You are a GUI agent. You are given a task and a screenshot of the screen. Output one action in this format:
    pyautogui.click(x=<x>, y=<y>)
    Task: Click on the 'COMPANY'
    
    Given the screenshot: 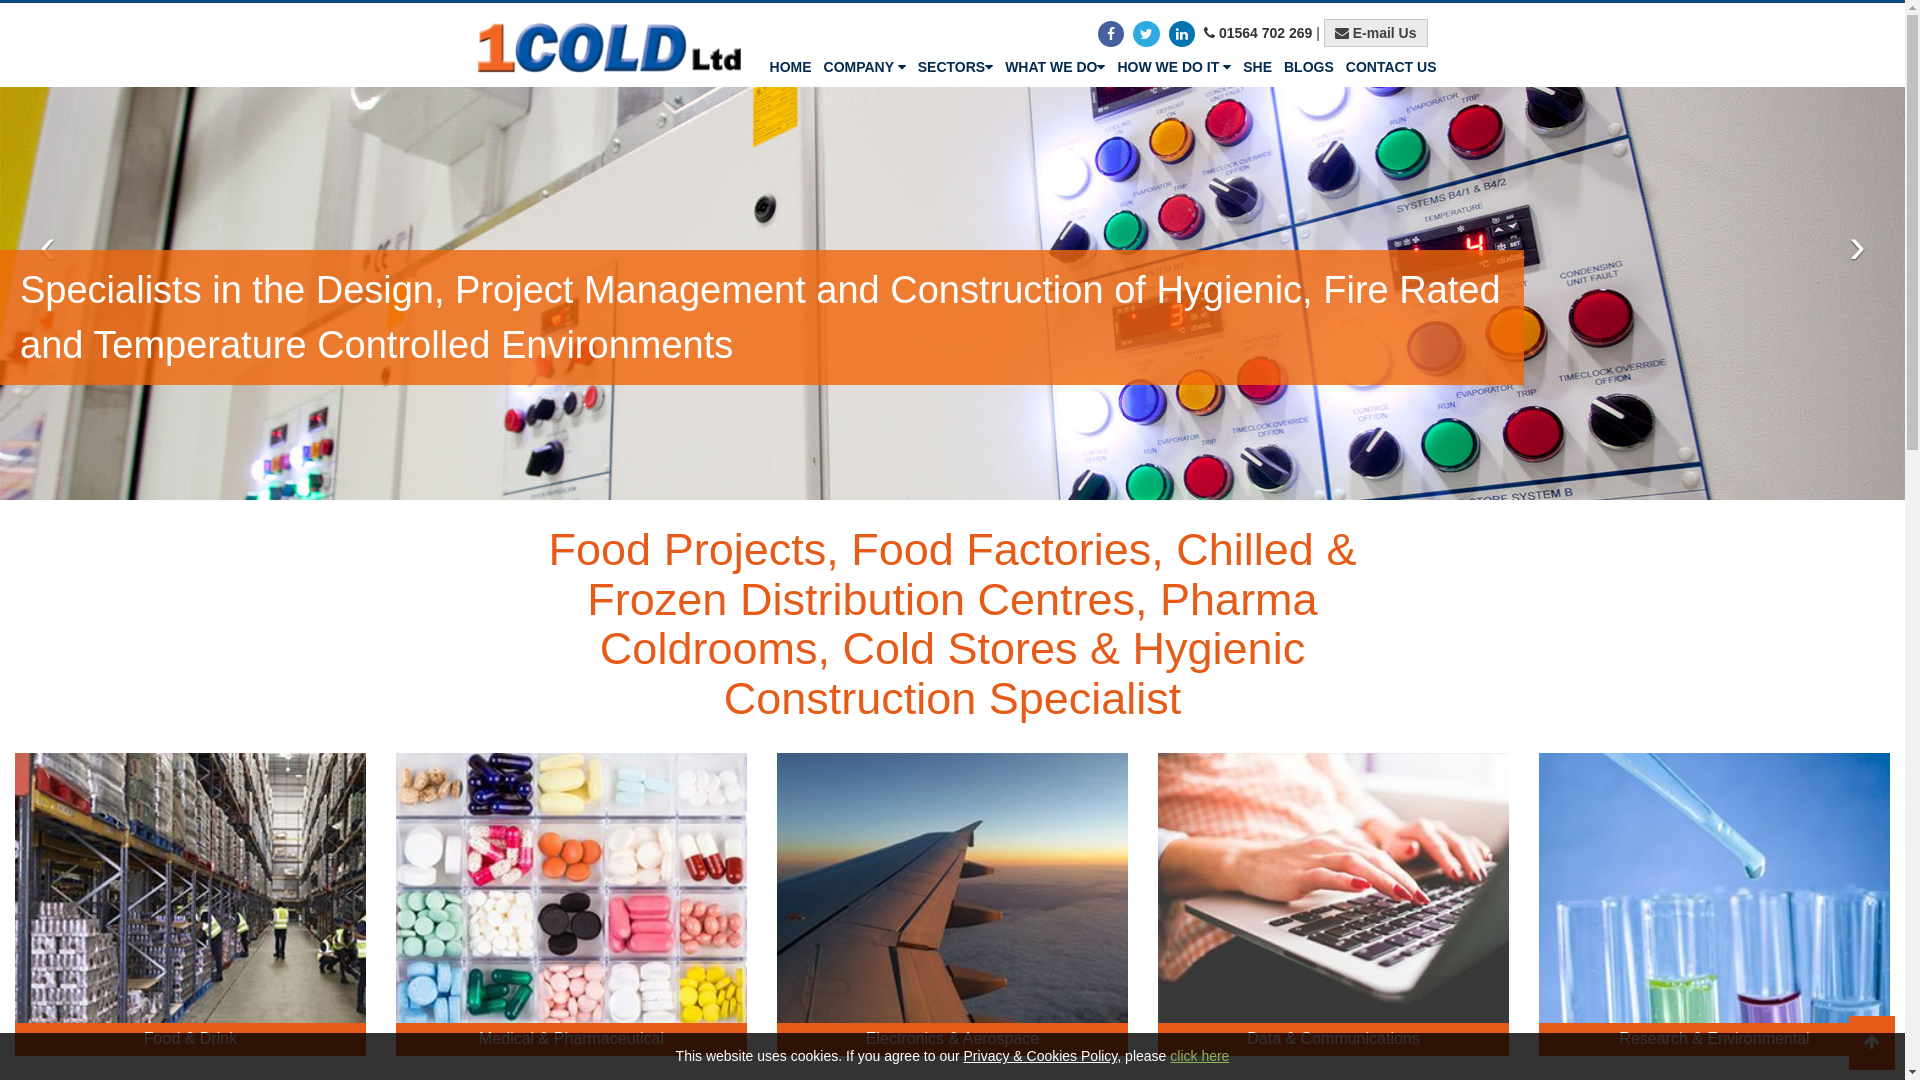 What is the action you would take?
    pyautogui.click(x=864, y=65)
    